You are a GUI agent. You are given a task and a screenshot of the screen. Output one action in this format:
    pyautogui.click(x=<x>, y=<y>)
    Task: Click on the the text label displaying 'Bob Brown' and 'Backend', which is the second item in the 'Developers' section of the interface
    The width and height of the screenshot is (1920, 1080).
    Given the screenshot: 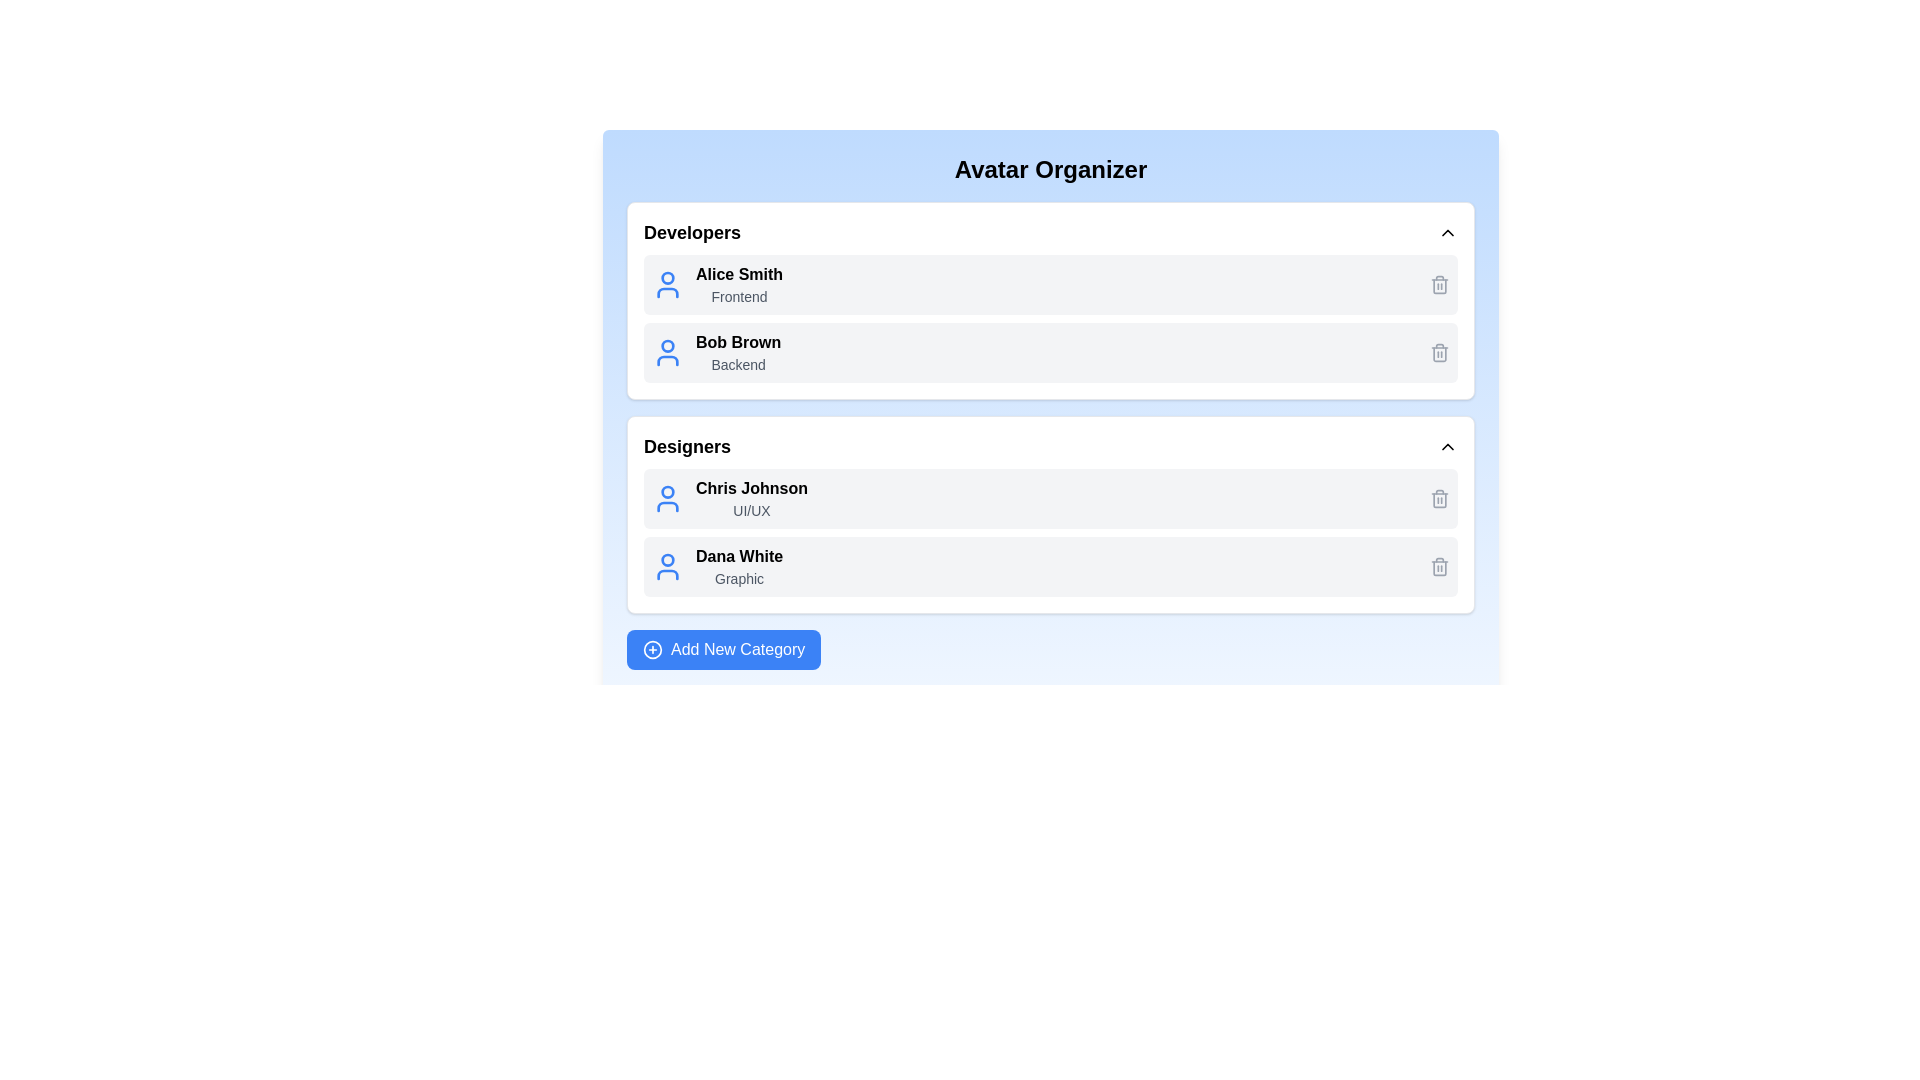 What is the action you would take?
    pyautogui.click(x=737, y=352)
    